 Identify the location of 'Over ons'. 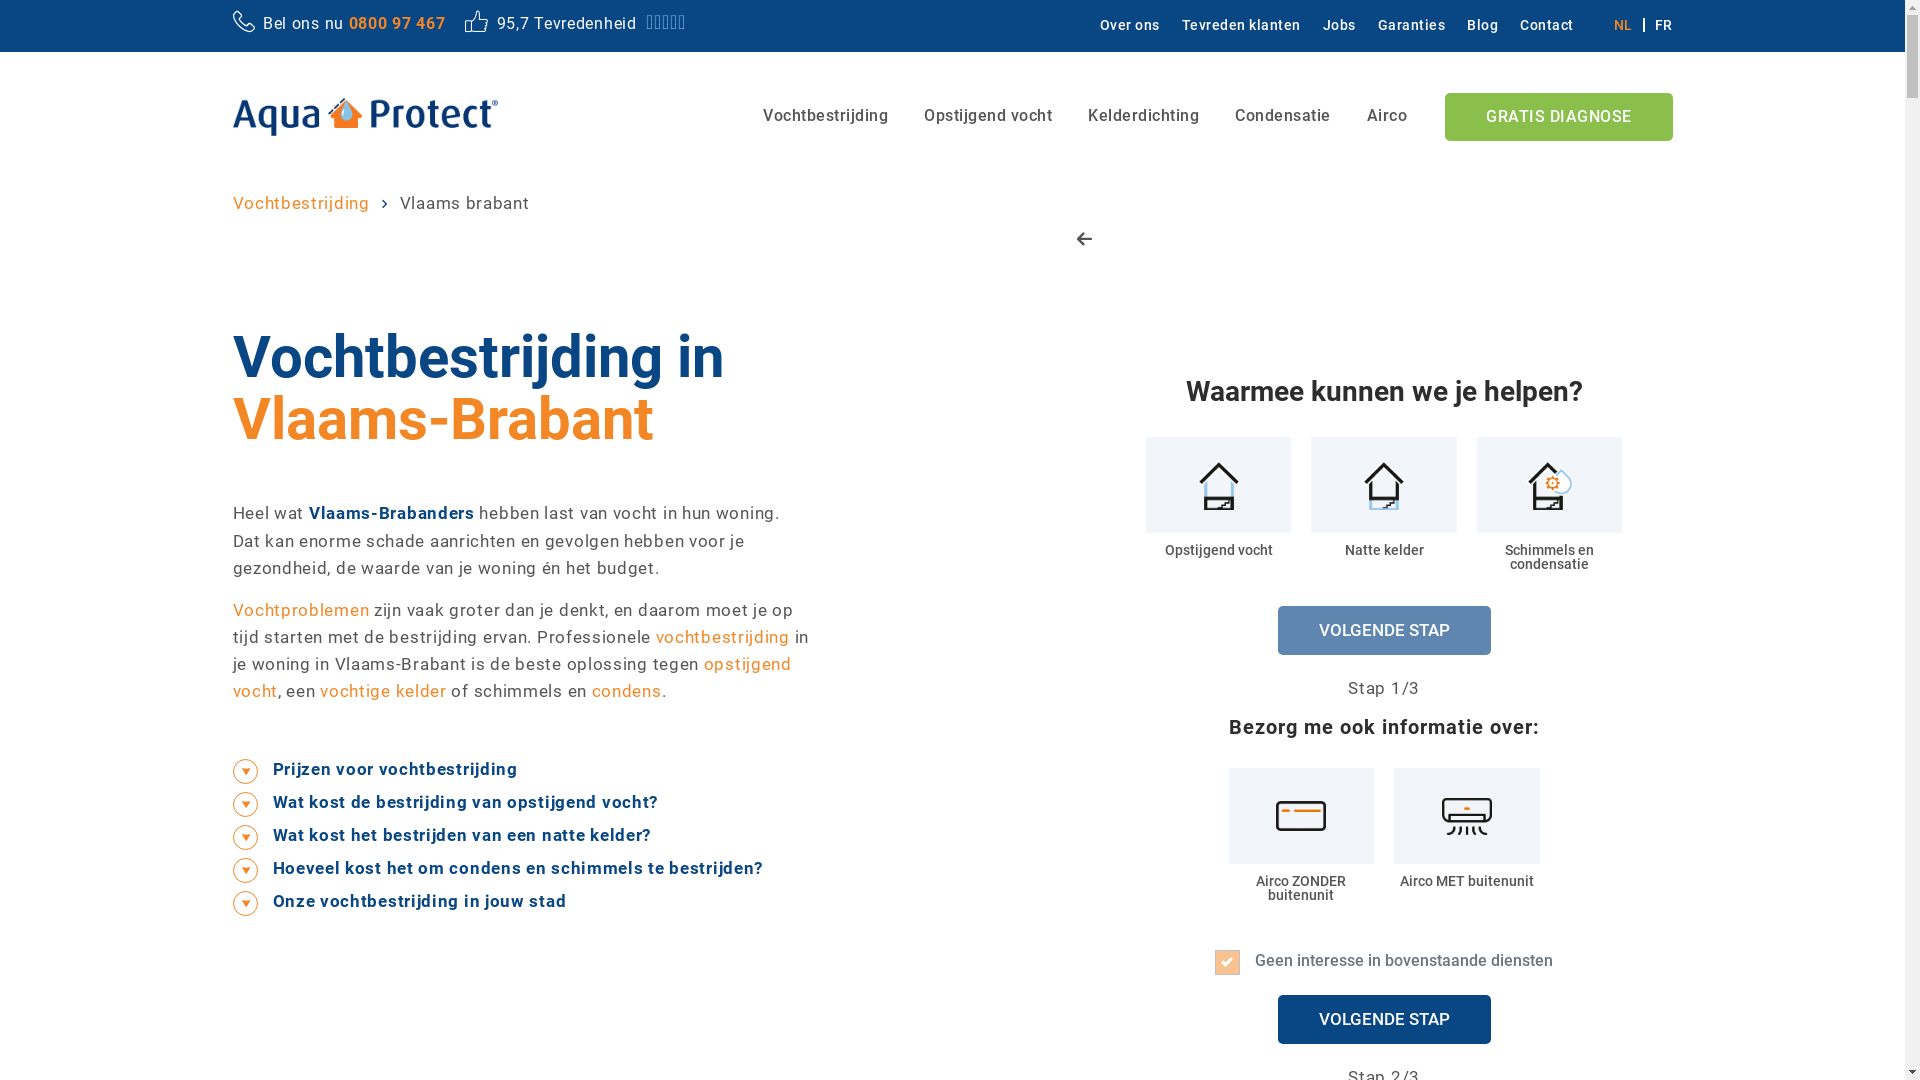
(1122, 24).